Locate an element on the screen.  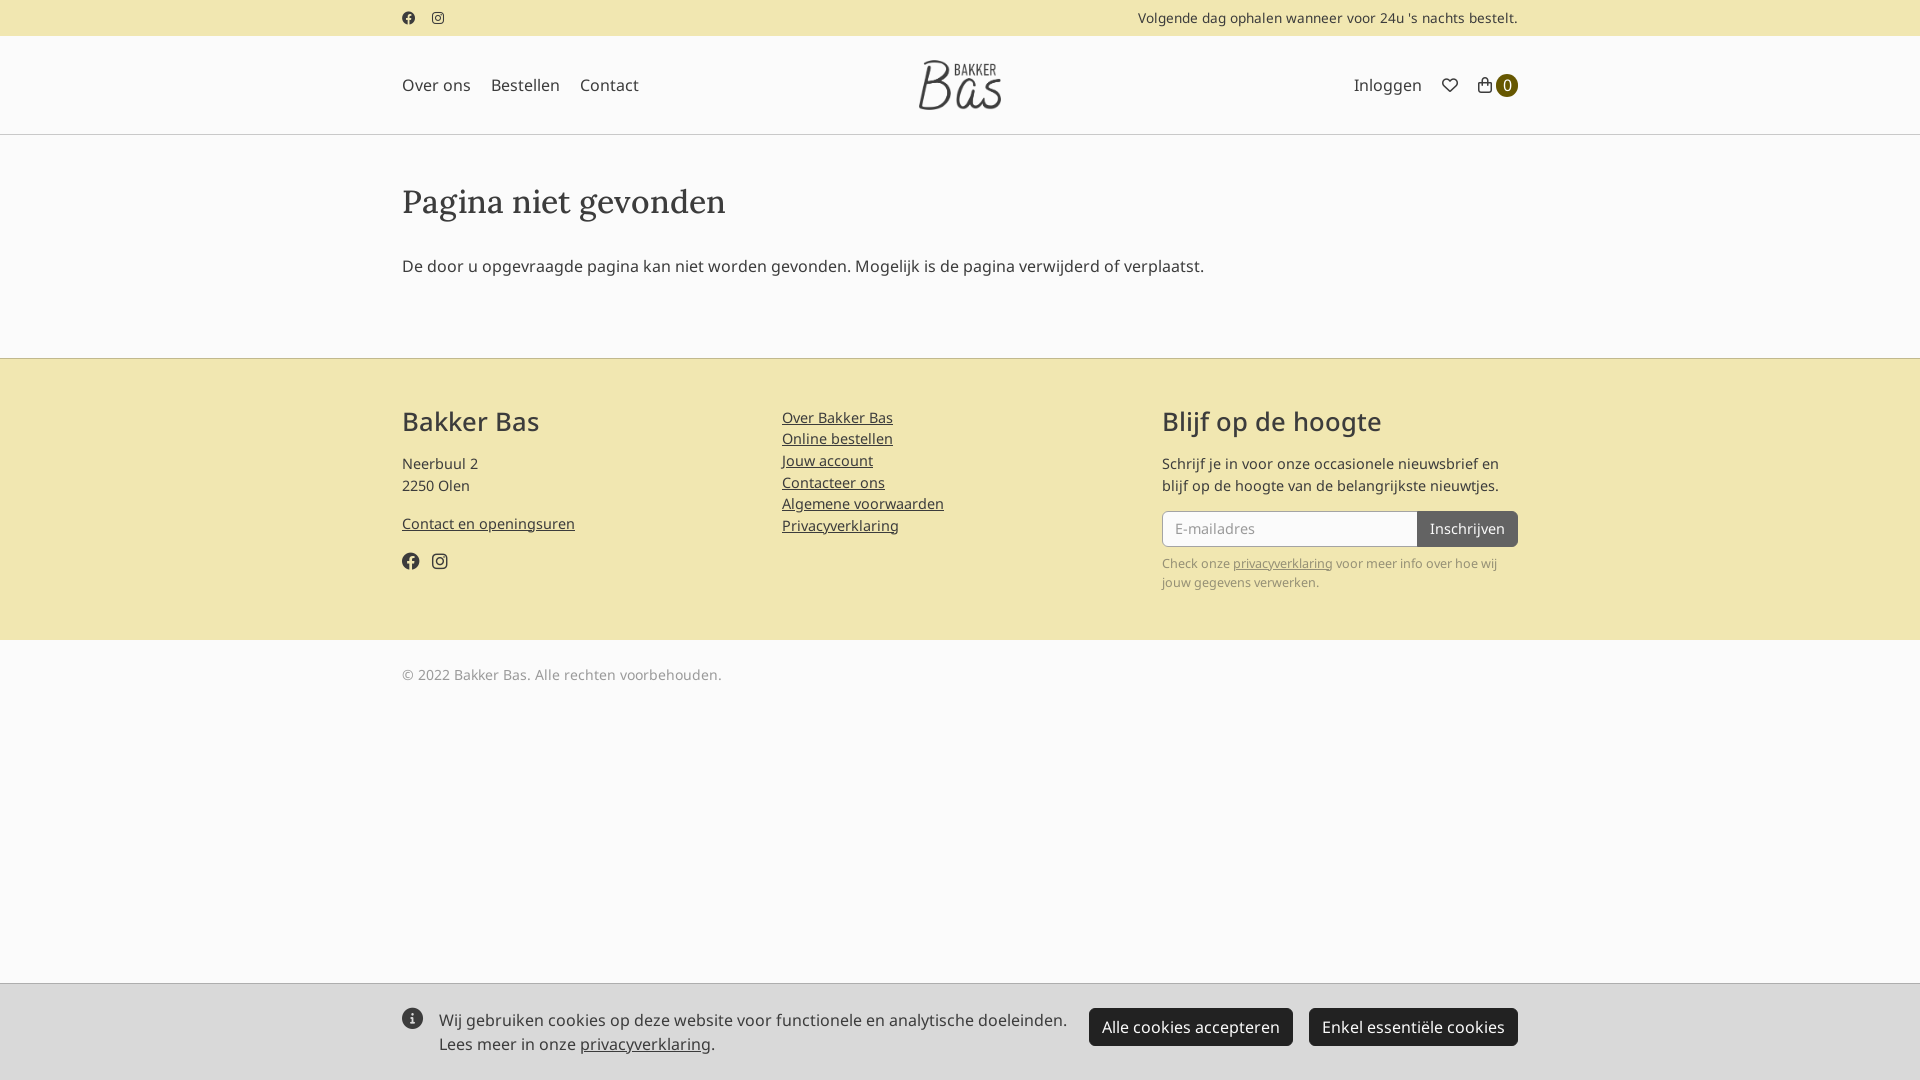
'Bestellen' is located at coordinates (525, 83).